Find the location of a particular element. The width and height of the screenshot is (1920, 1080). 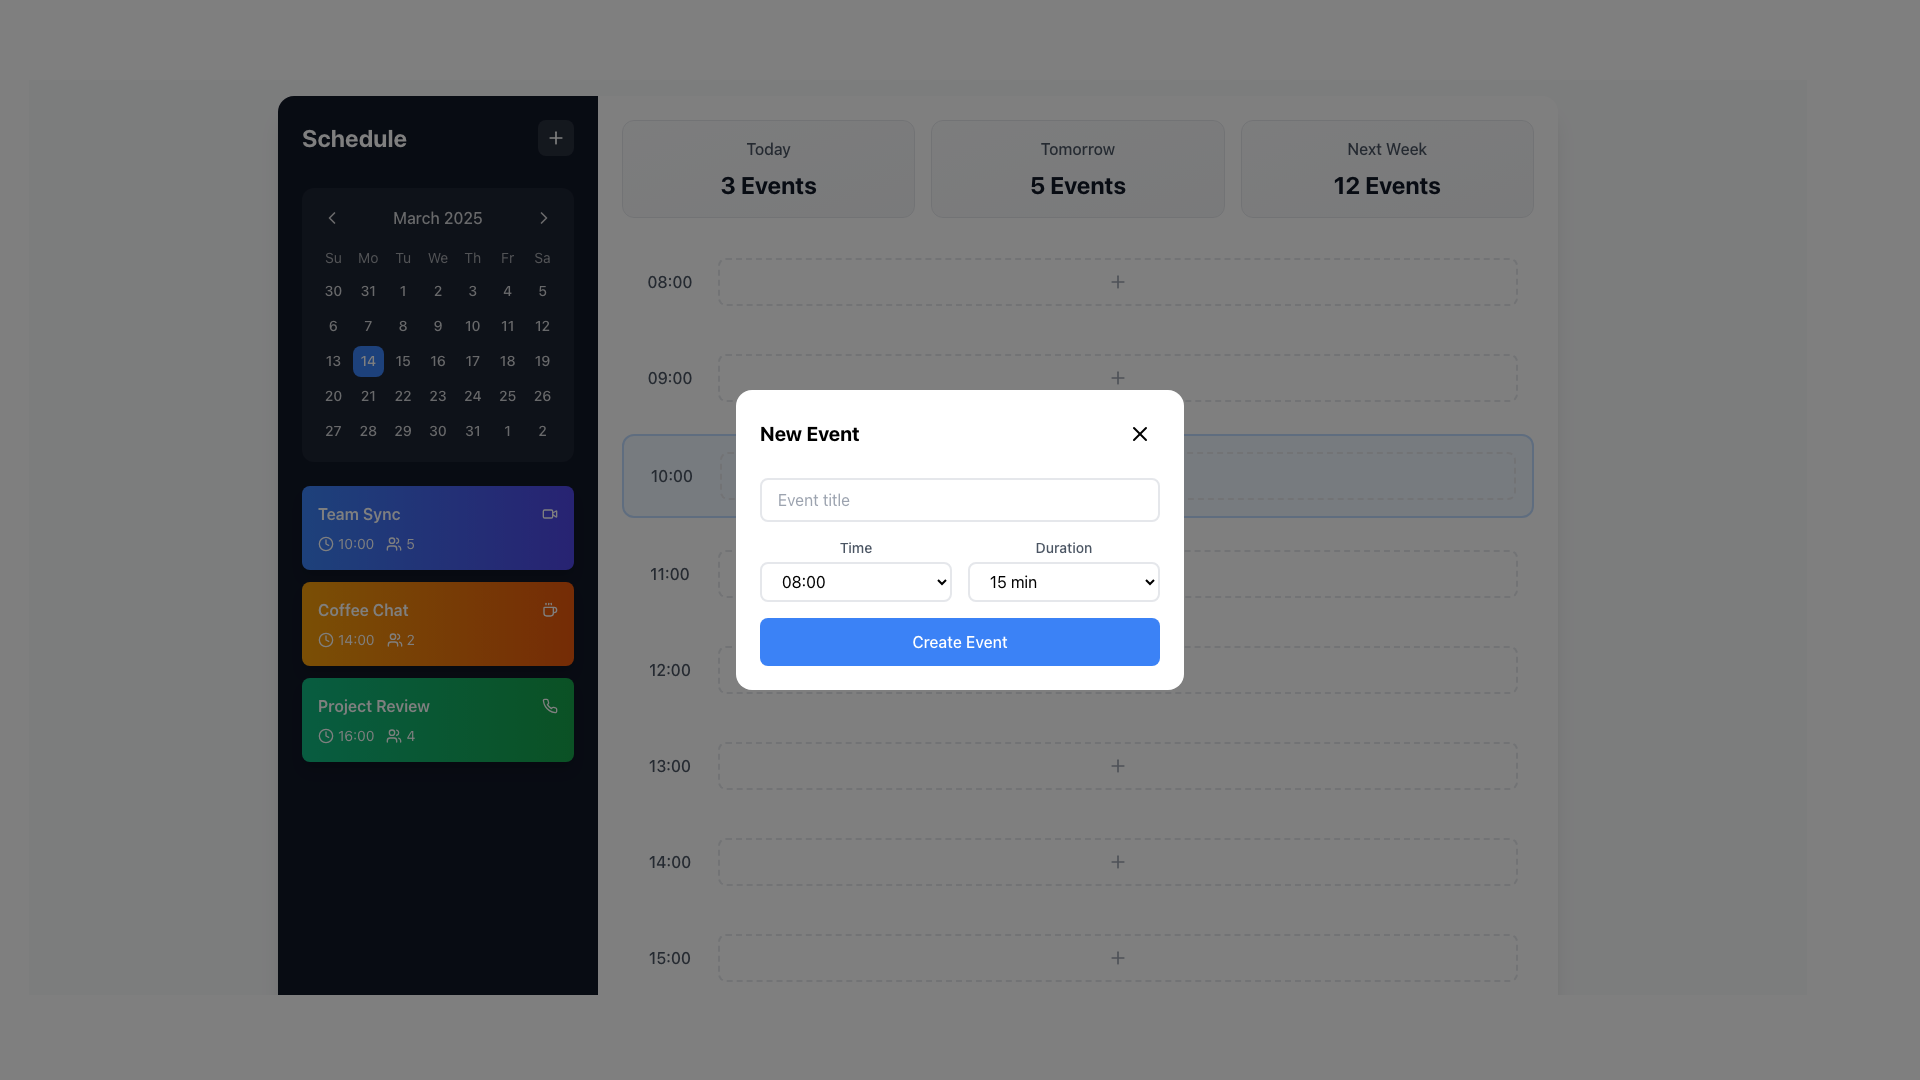

the 'Team Sync' schedule element, which features a small clock icon and the time '10:00' on a dark background with light-colored text, located on the left-hand side of the interface is located at coordinates (345, 543).